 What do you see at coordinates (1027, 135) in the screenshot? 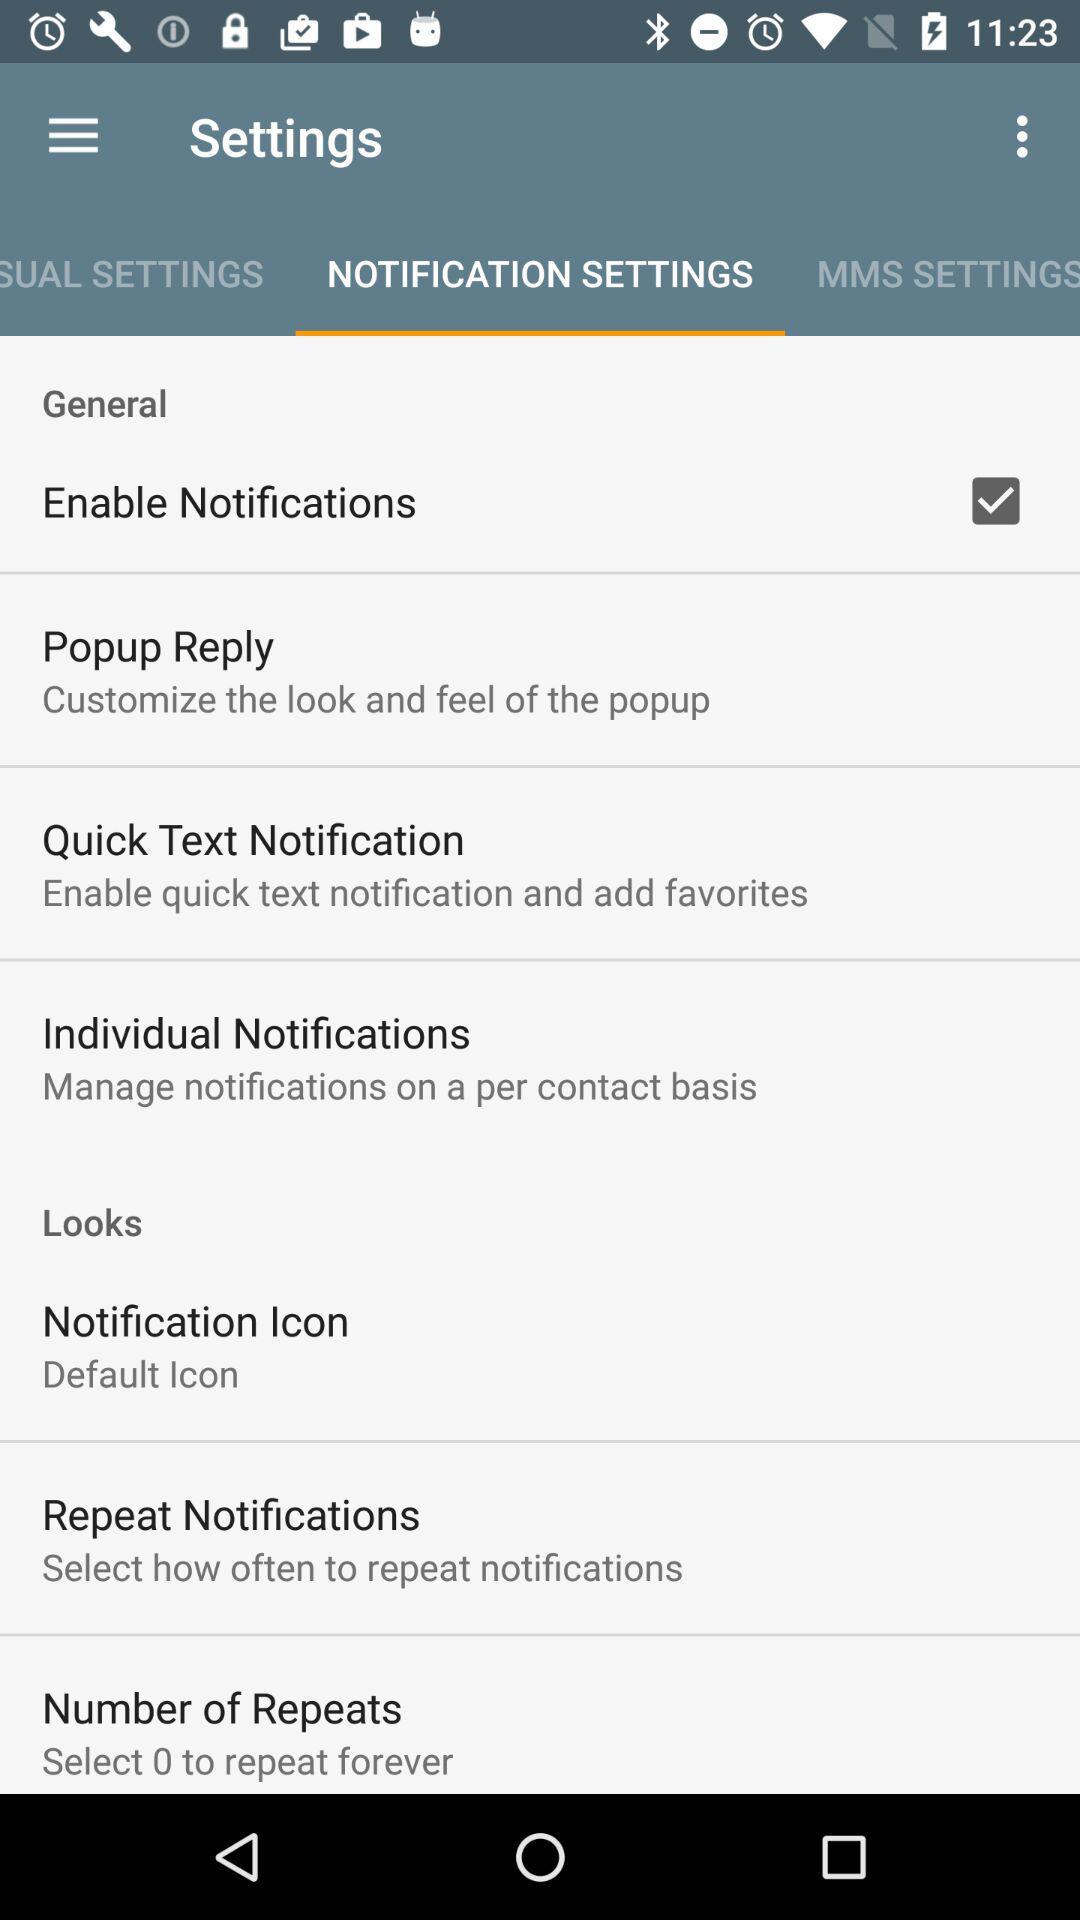
I see `the item to the right of settings icon` at bounding box center [1027, 135].